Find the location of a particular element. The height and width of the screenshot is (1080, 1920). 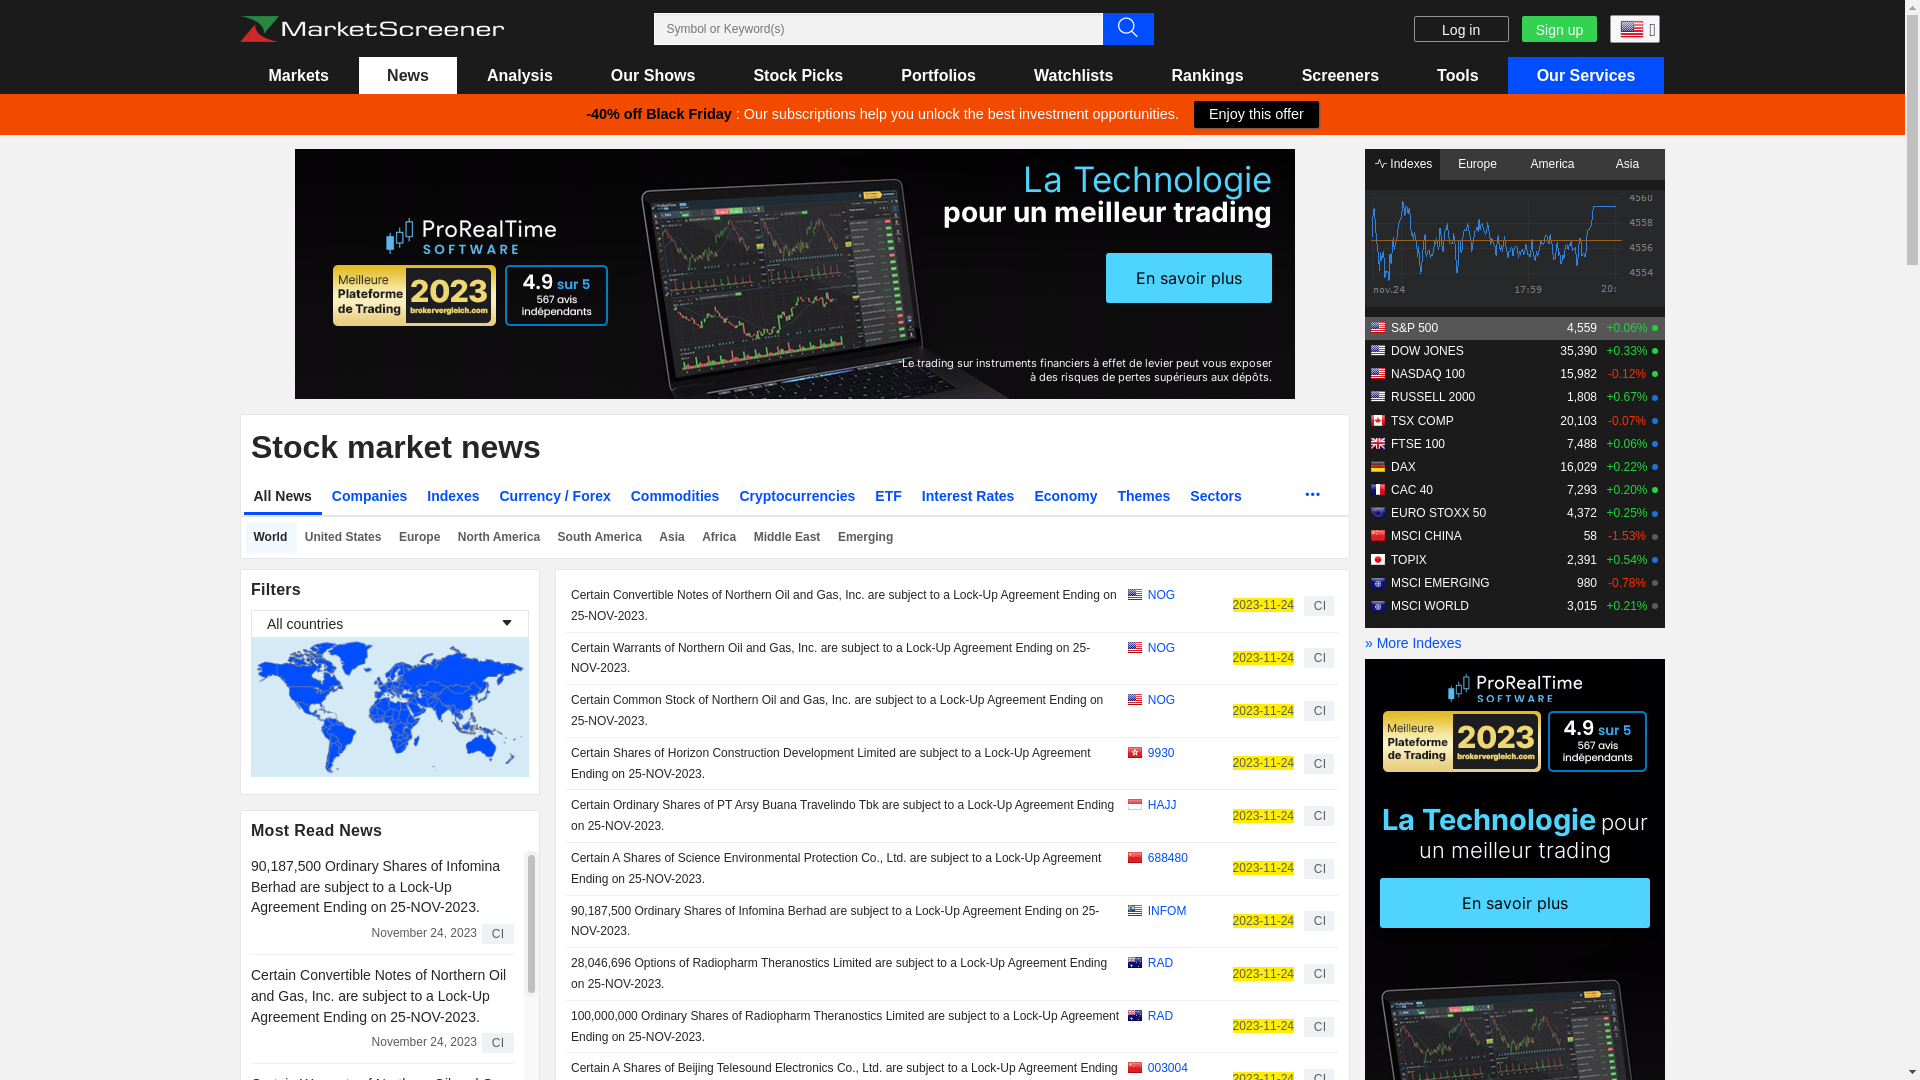

'Log in' is located at coordinates (1413, 29).